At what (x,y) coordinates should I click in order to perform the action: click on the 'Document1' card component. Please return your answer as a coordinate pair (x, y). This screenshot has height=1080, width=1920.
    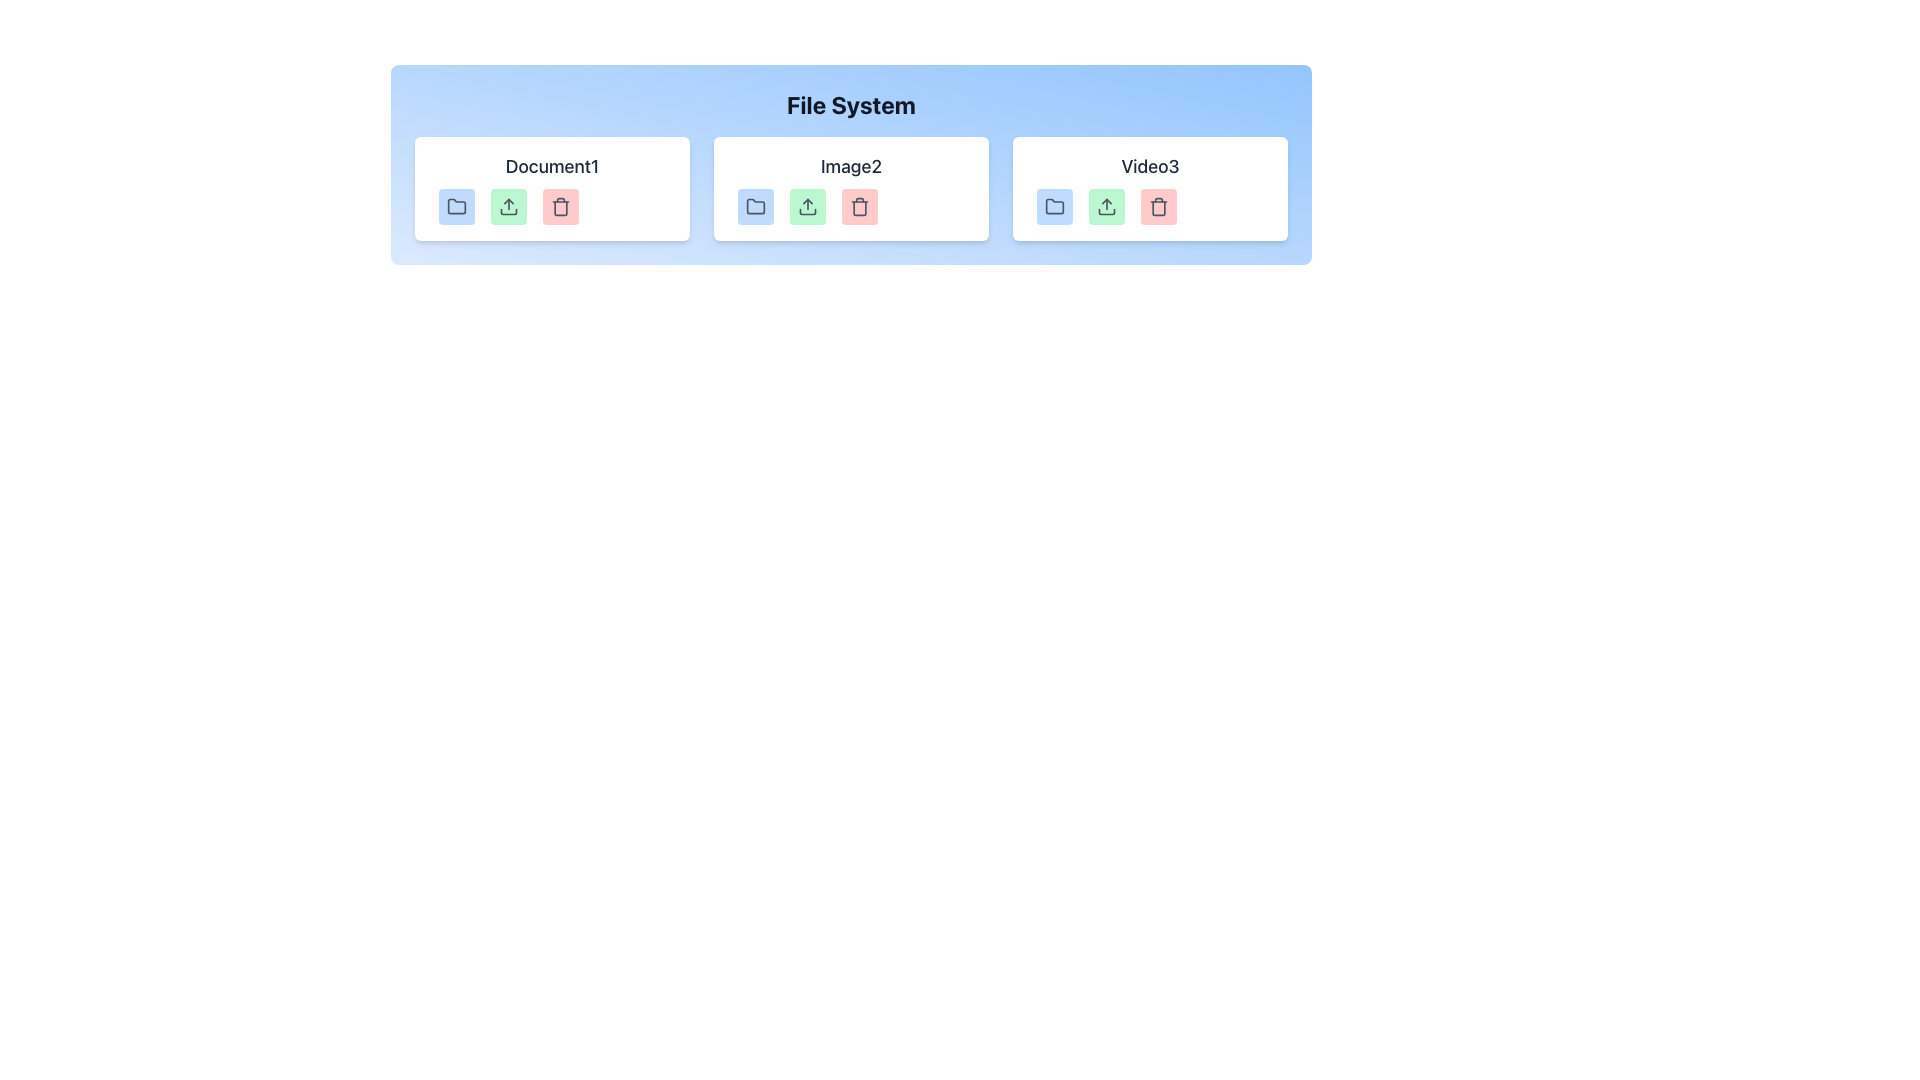
    Looking at the image, I should click on (552, 189).